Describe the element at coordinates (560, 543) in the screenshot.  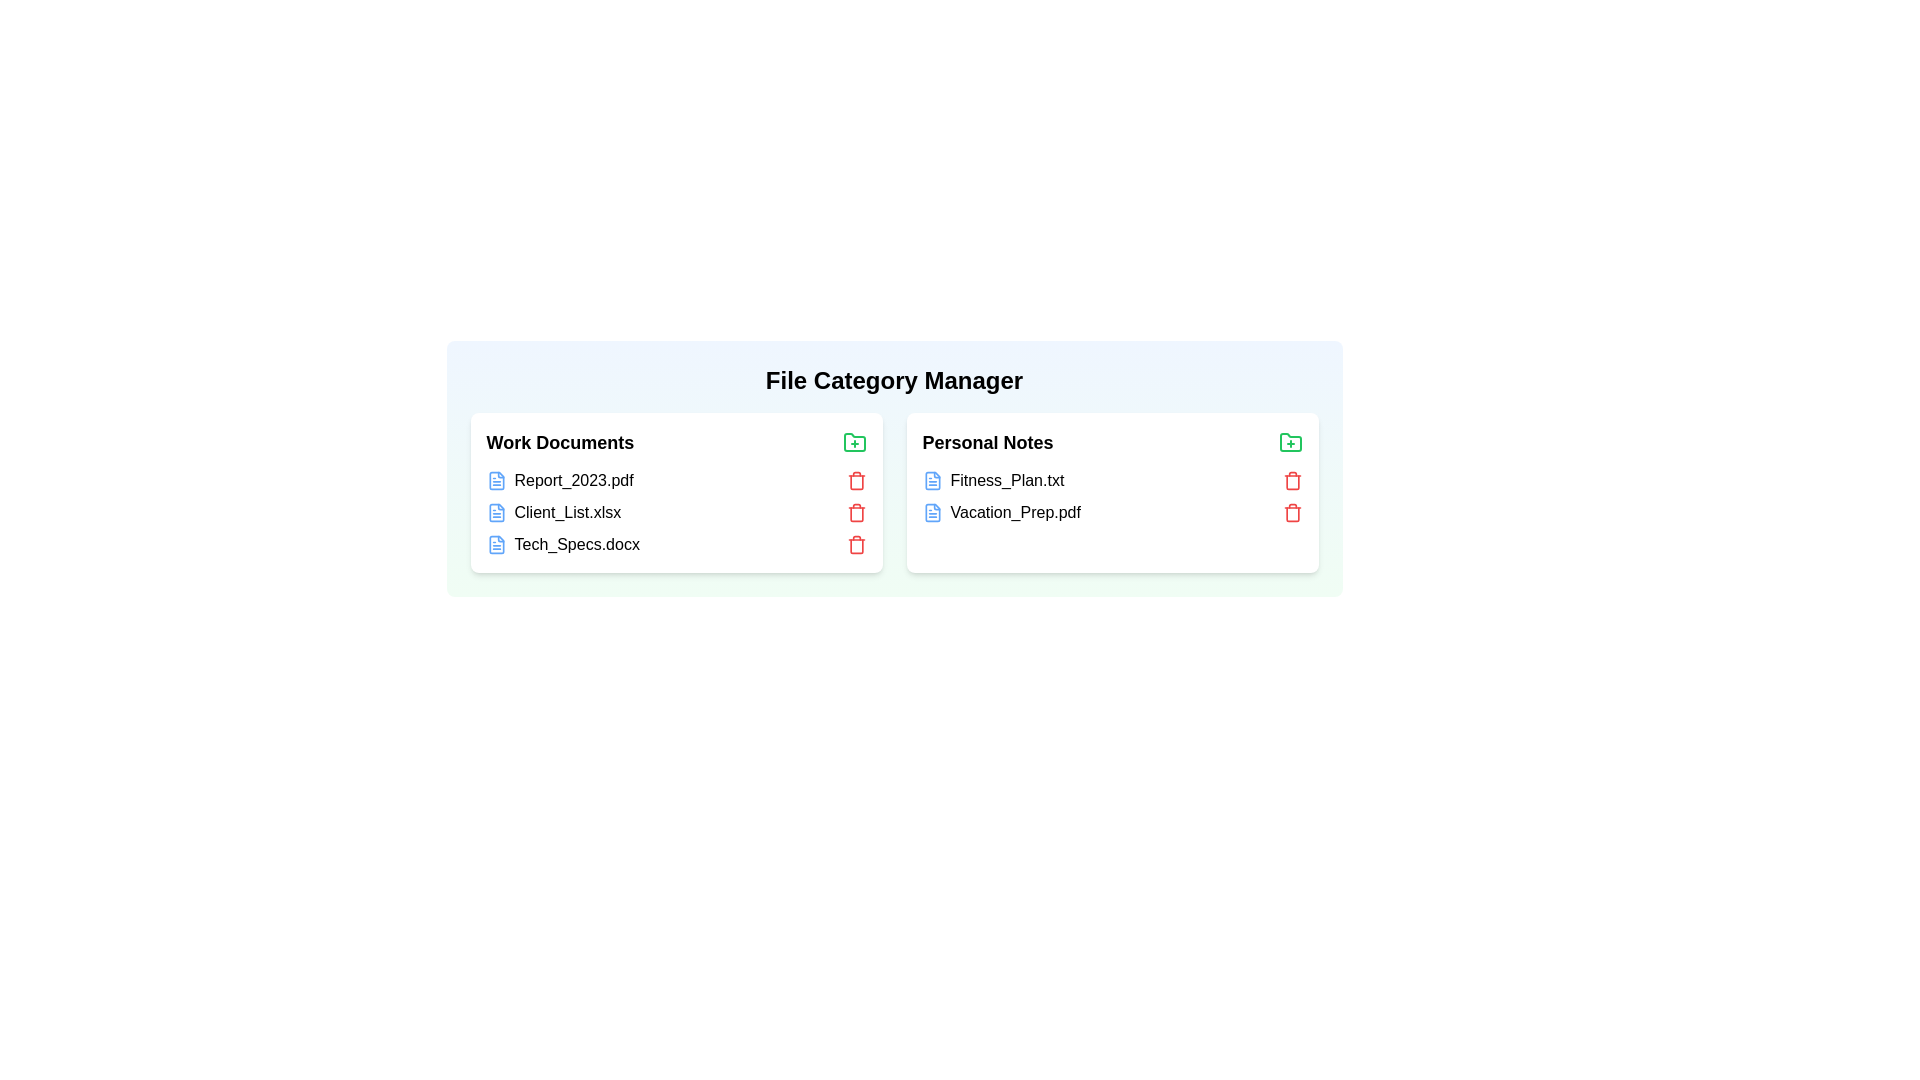
I see `the file named Tech_Specs.docx in the category Work Documents` at that location.